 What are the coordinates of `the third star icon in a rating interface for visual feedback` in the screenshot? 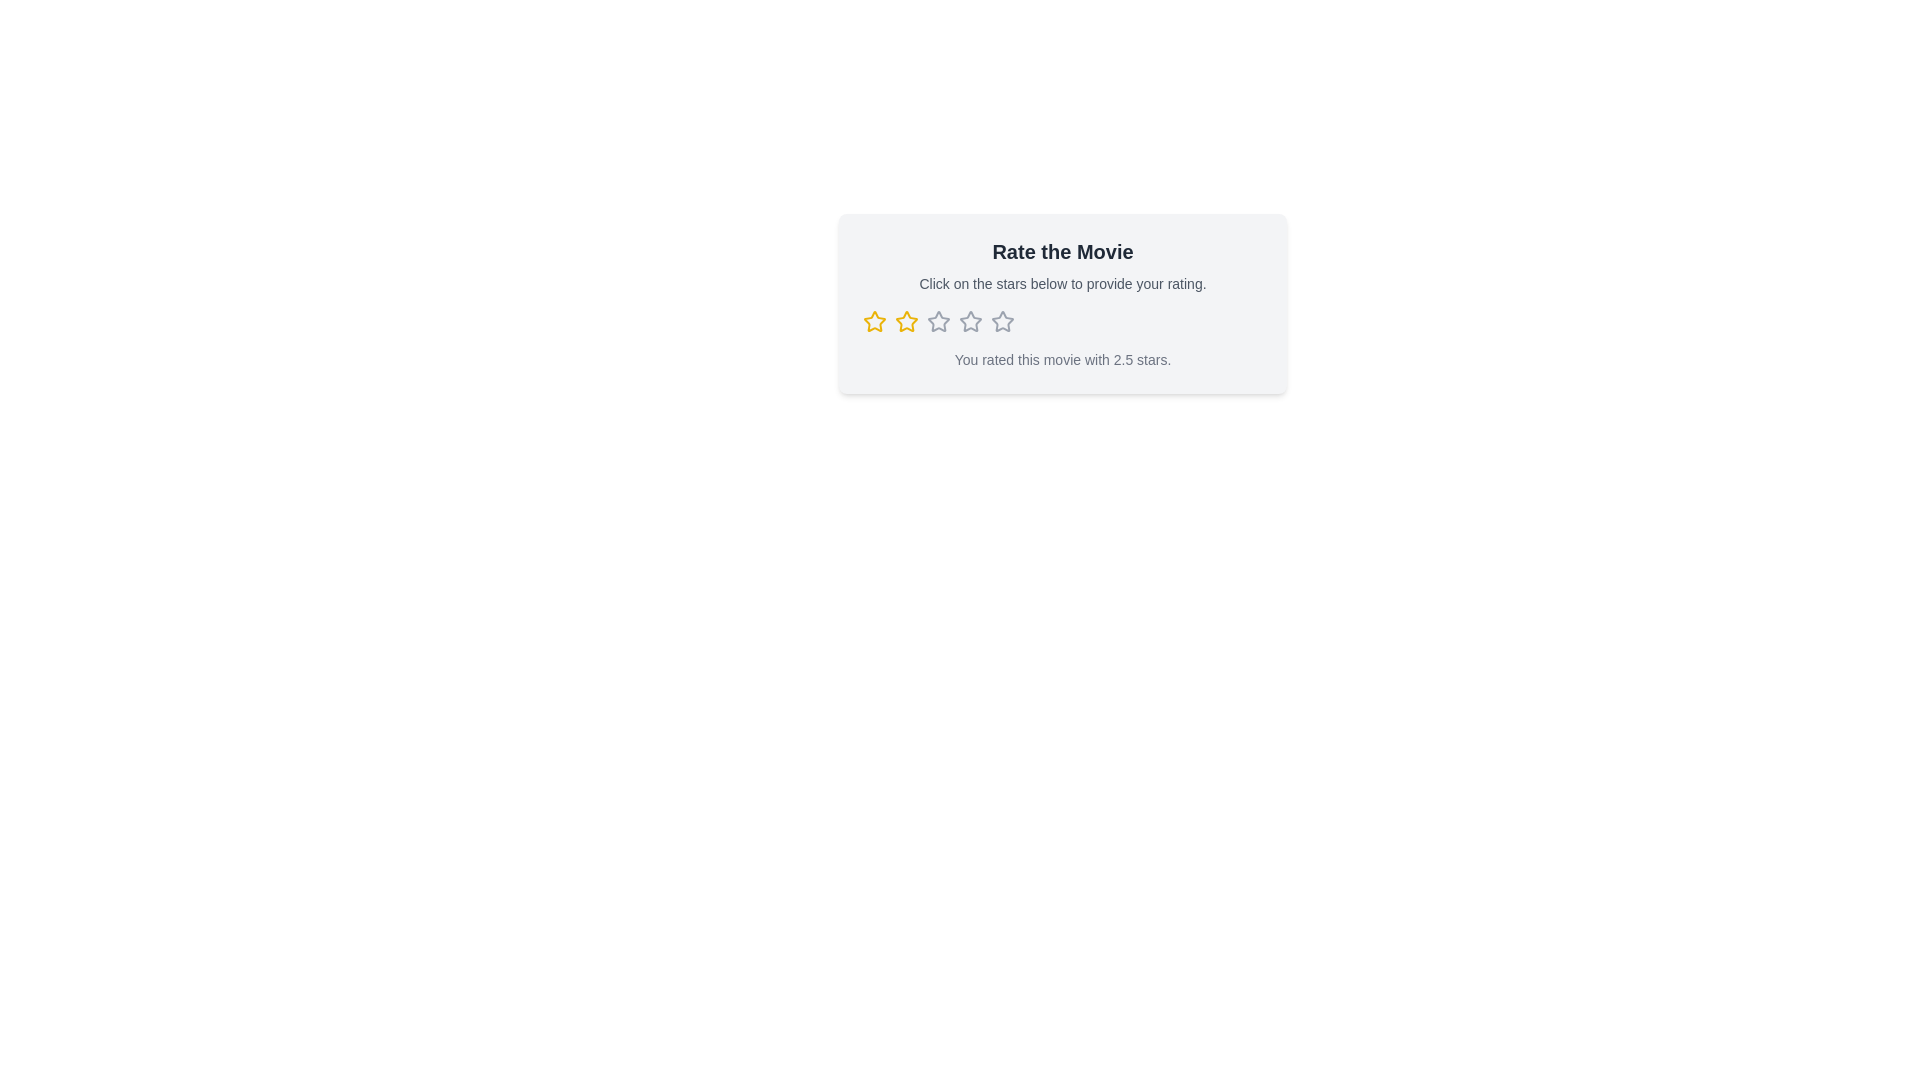 It's located at (938, 320).